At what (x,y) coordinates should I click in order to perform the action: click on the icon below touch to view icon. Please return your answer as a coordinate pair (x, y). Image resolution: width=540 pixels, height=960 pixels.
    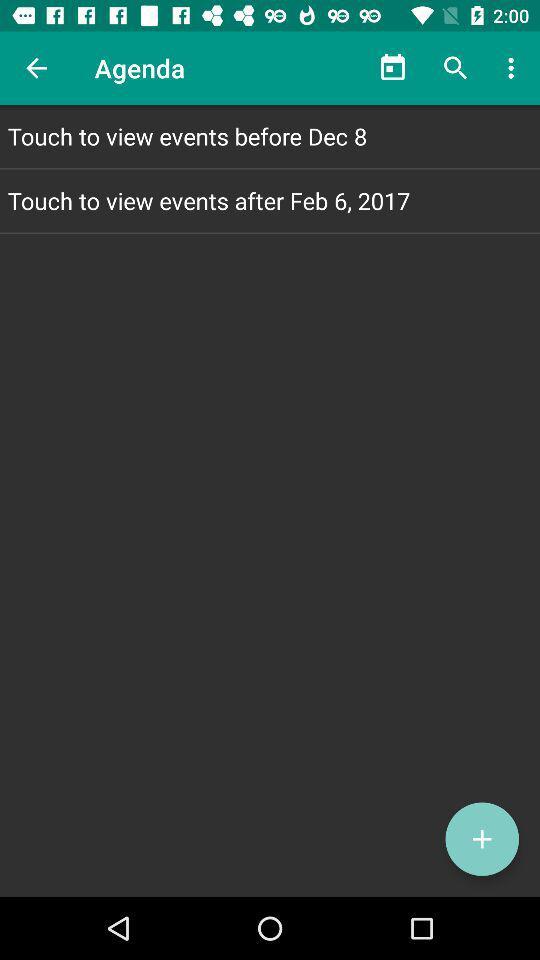
    Looking at the image, I should click on (481, 839).